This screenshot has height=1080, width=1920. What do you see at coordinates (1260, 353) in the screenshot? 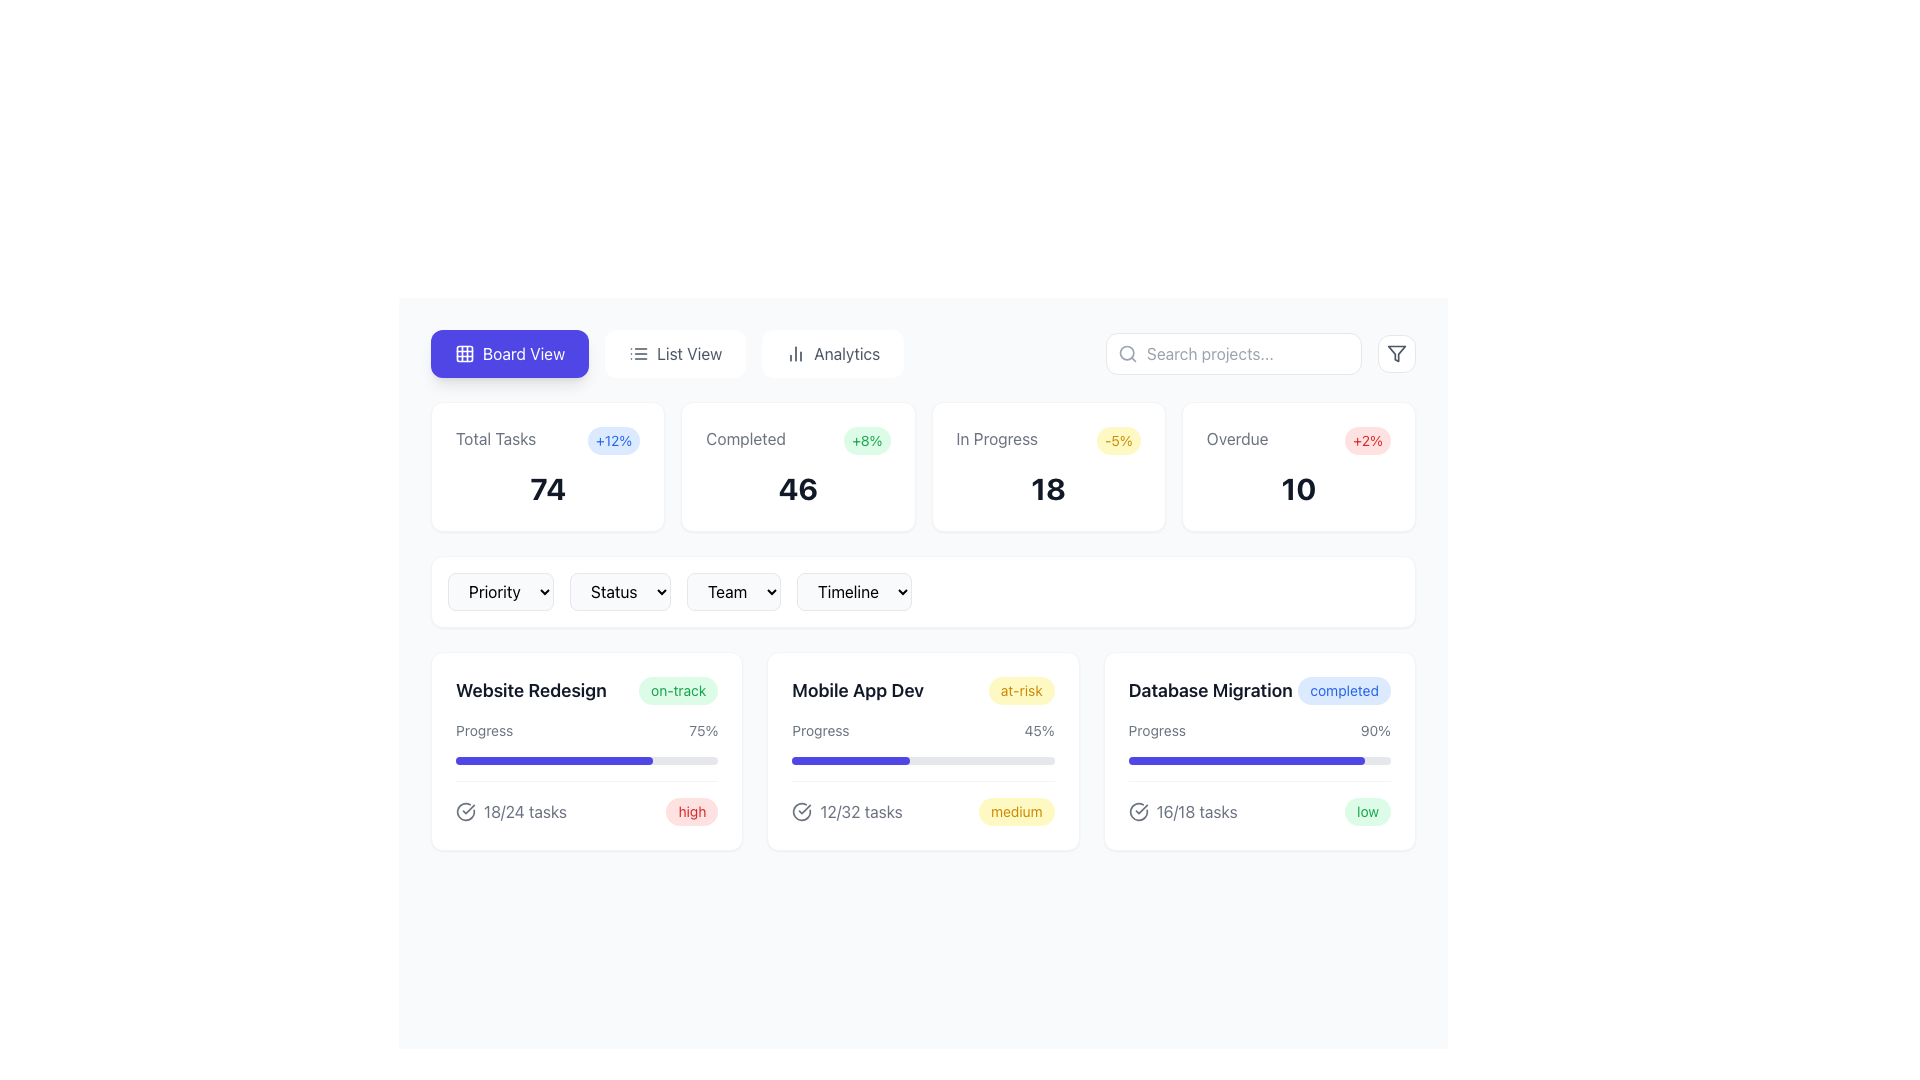
I see `the filter button, which is part of the combined search input box and action button, located in the top-right corner of the interface` at bounding box center [1260, 353].